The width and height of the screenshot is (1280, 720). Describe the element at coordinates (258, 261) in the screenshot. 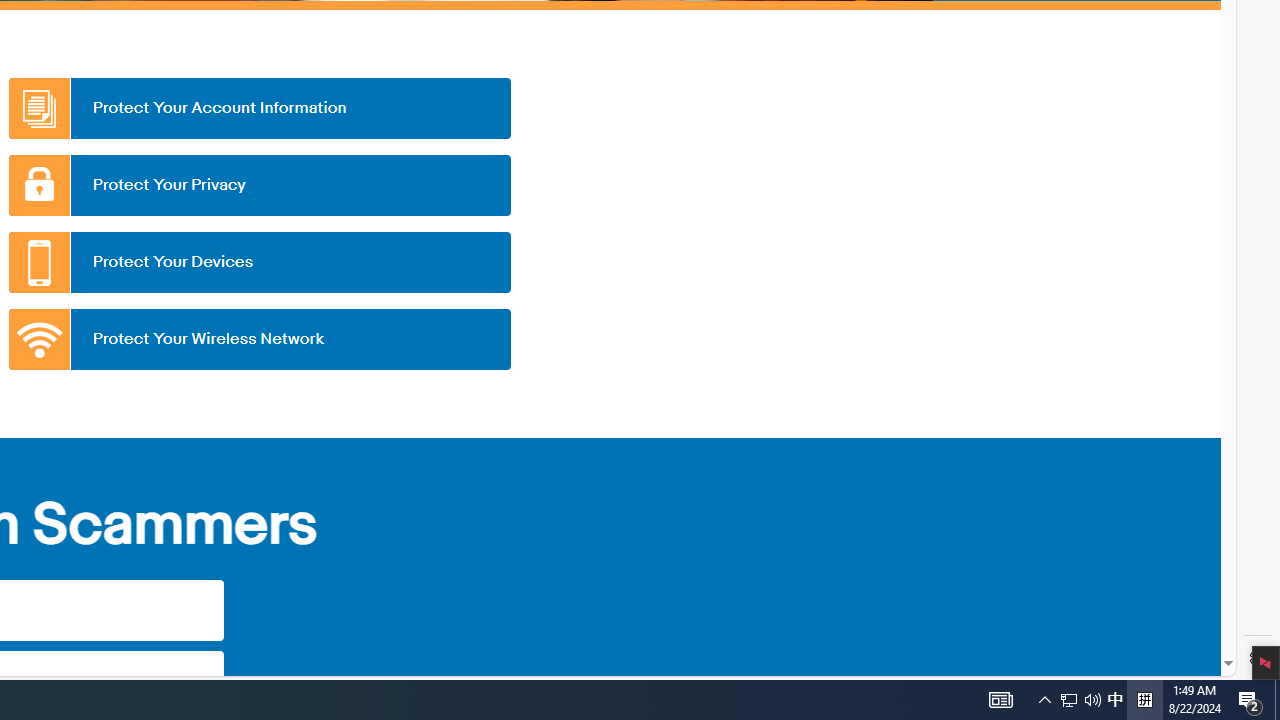

I see `'Protect Your Devices'` at that location.